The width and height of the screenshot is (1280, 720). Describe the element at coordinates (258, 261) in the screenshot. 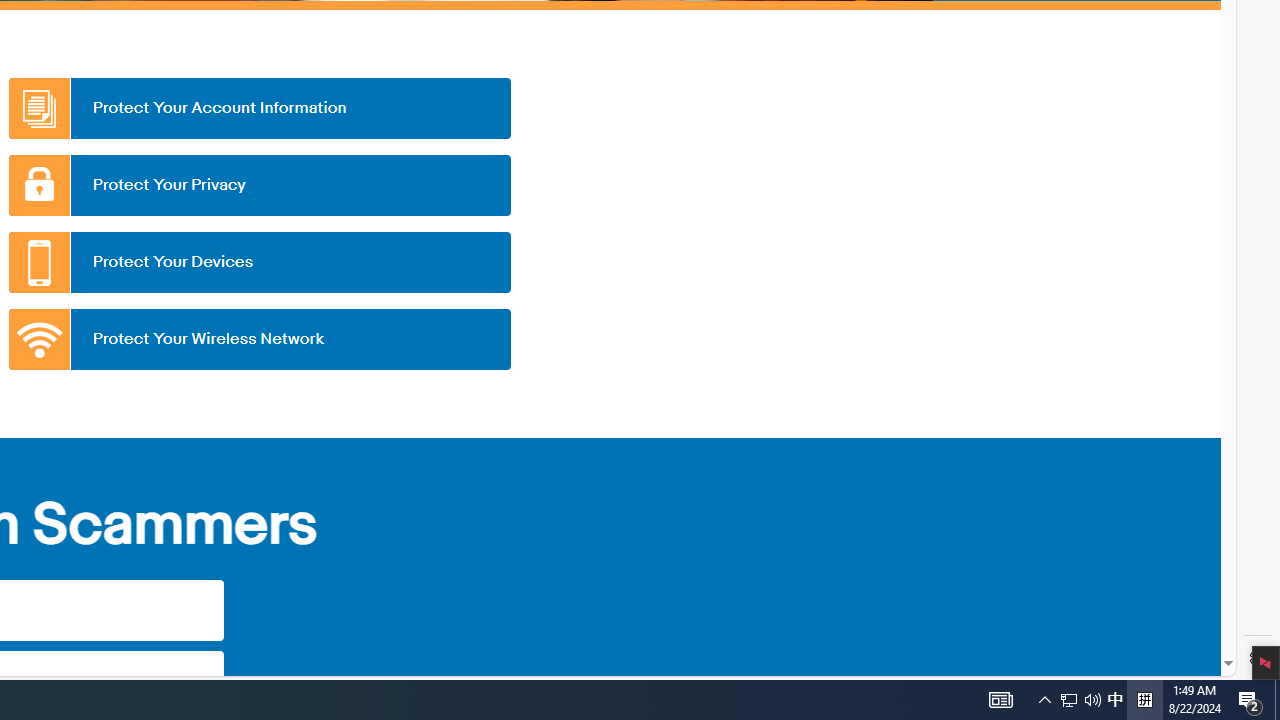

I see `'Protect Your Devices'` at that location.